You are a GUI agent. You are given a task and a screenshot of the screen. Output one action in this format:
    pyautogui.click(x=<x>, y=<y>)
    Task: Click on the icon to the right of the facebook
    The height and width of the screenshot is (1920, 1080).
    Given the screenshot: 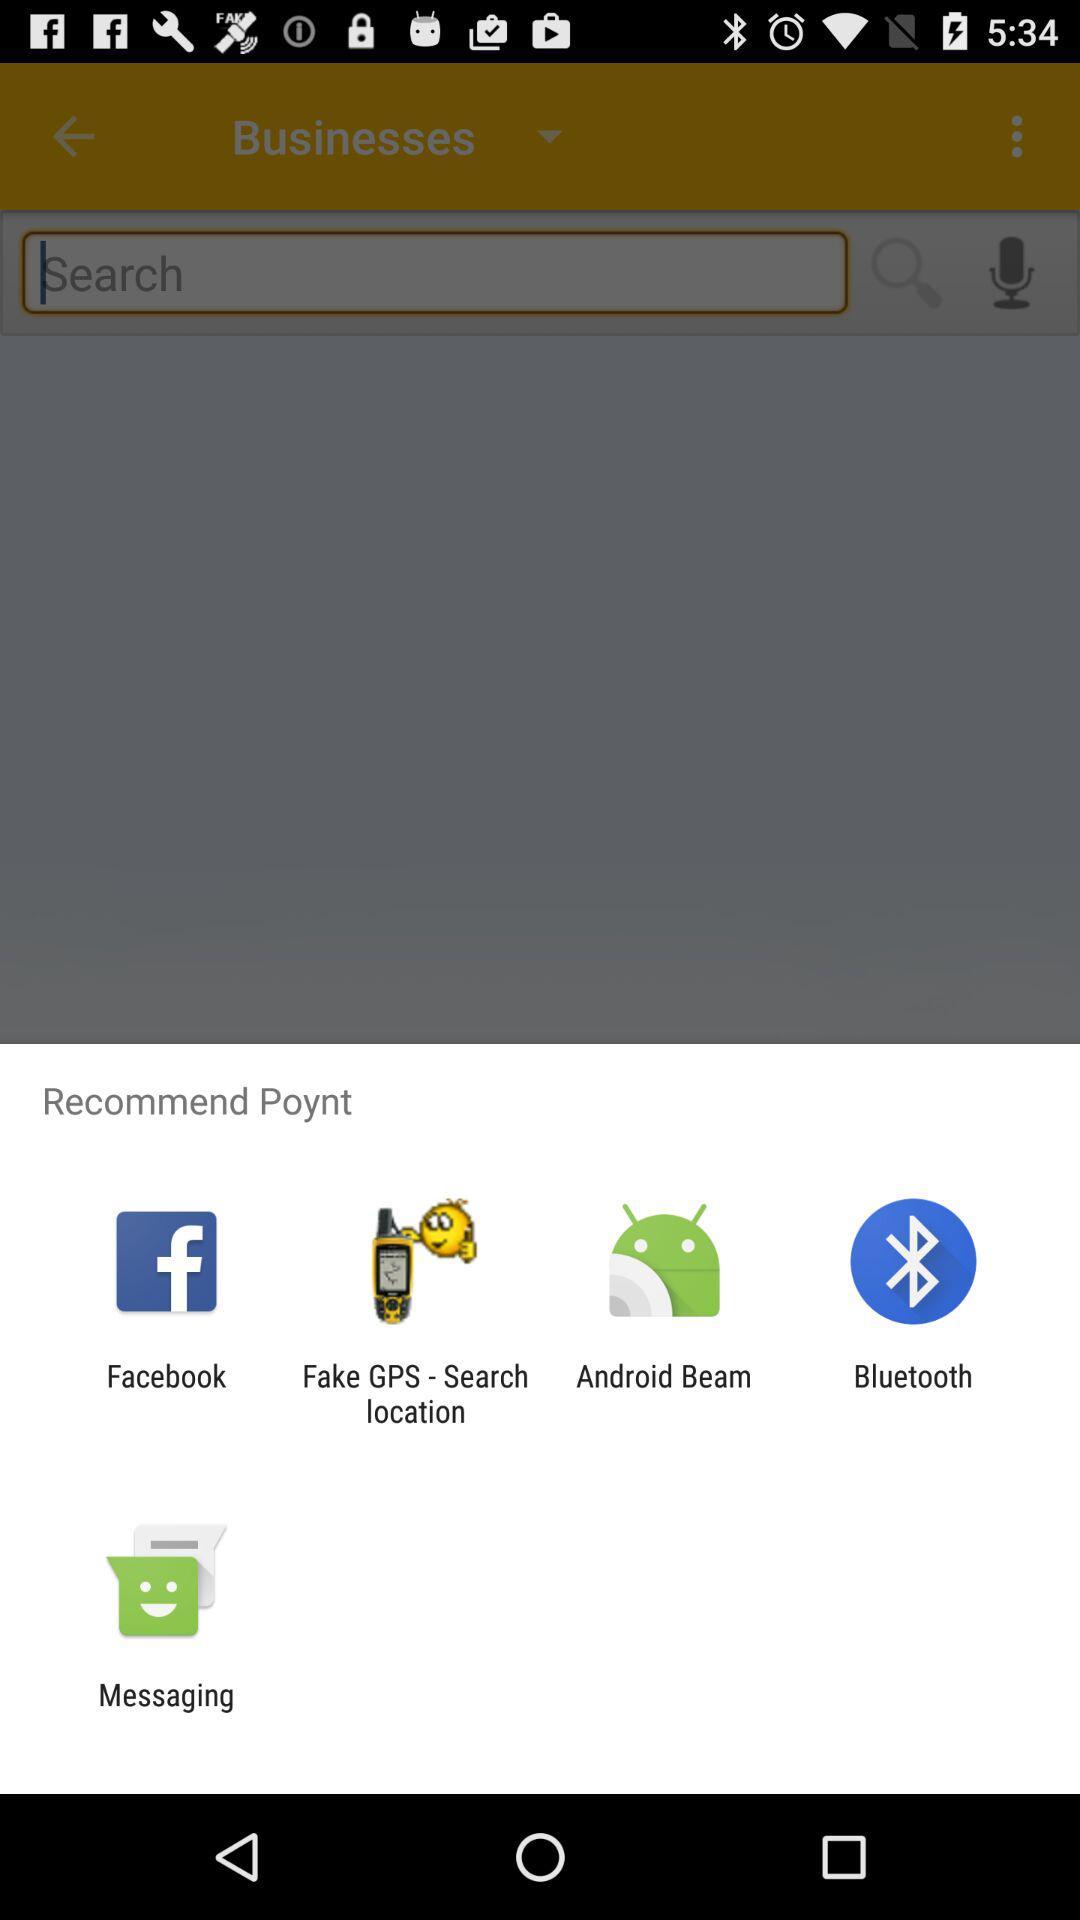 What is the action you would take?
    pyautogui.click(x=414, y=1392)
    